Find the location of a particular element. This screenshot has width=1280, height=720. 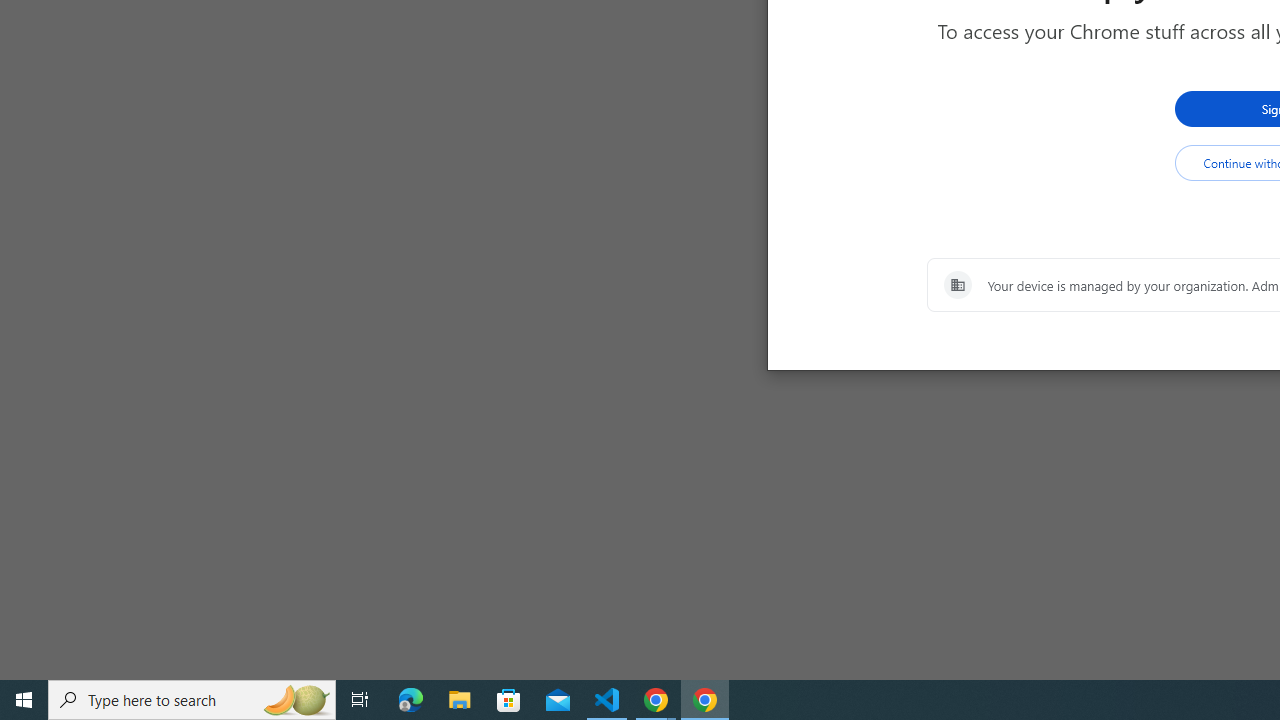

'Microsoft Store' is located at coordinates (509, 698).